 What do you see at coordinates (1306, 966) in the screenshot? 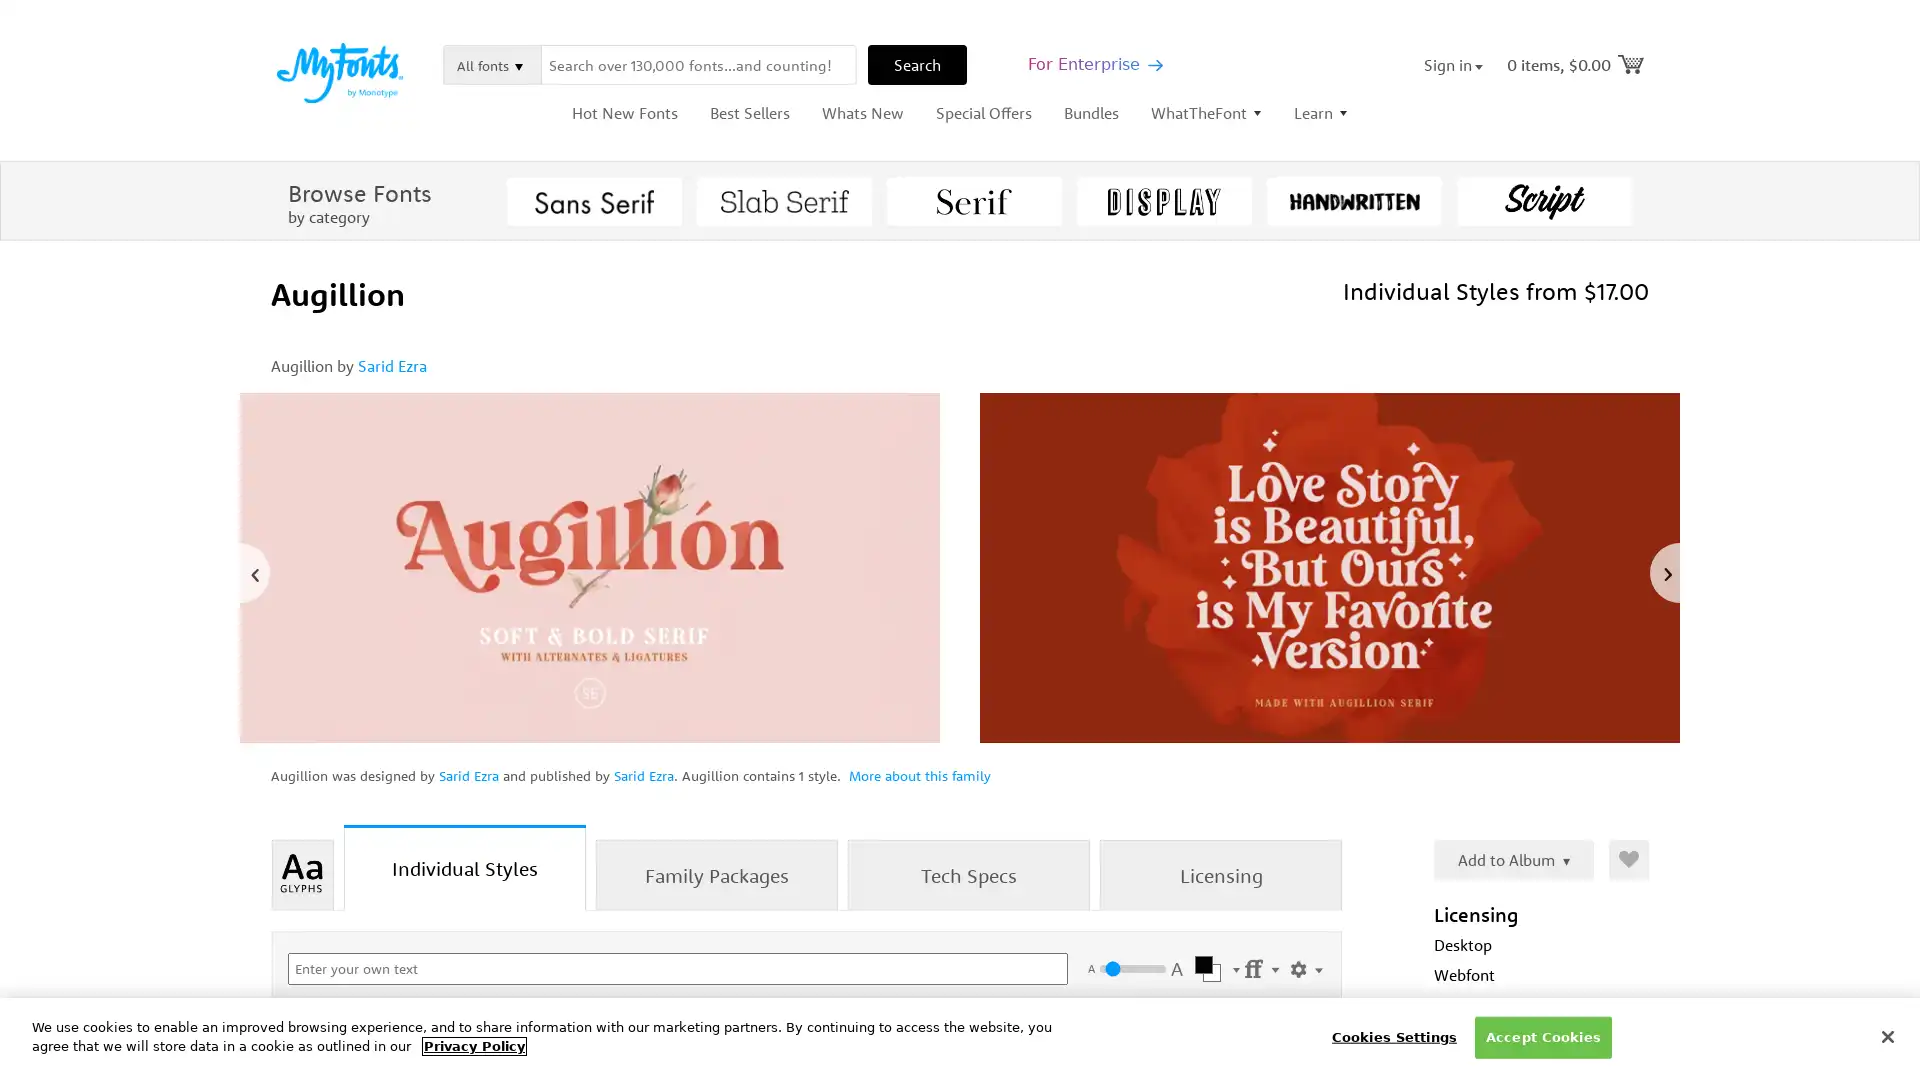
I see `Show Settings` at bounding box center [1306, 966].